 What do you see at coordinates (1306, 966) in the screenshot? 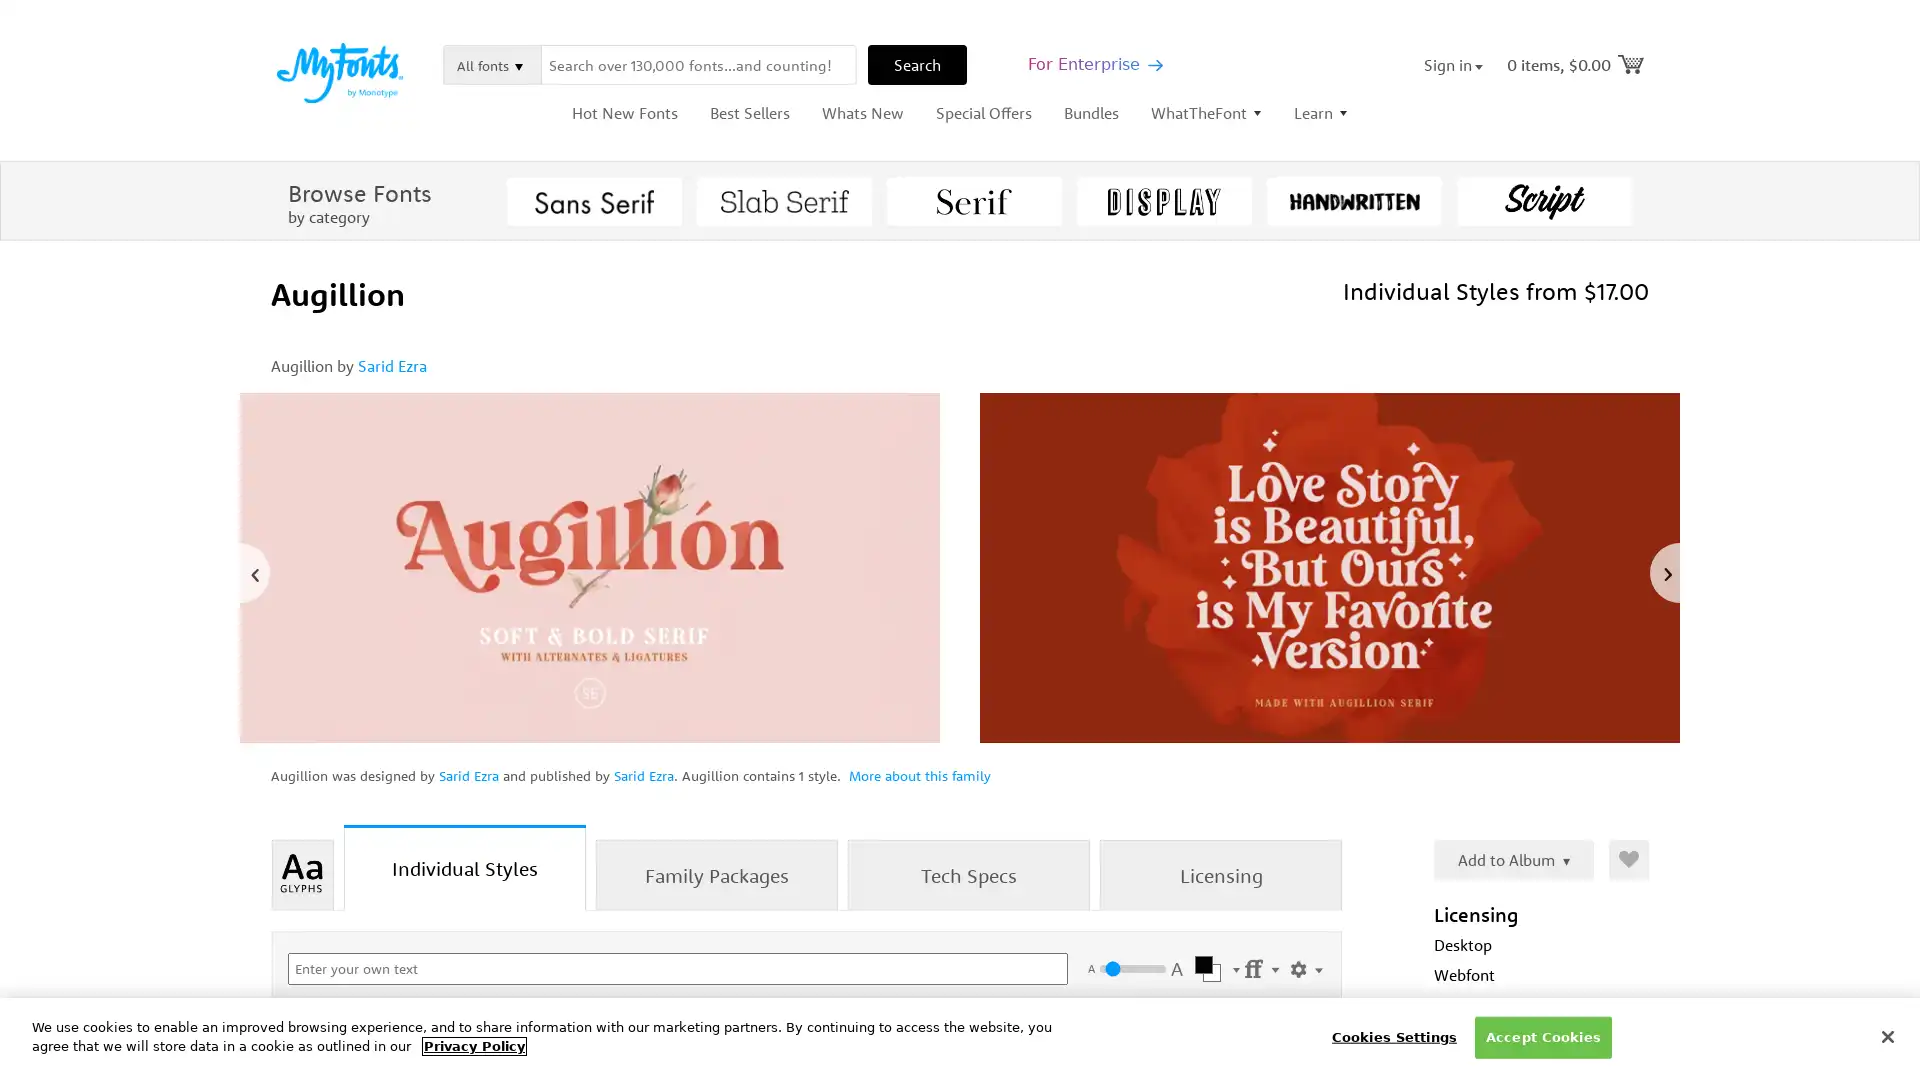
I see `Show Settings` at bounding box center [1306, 966].